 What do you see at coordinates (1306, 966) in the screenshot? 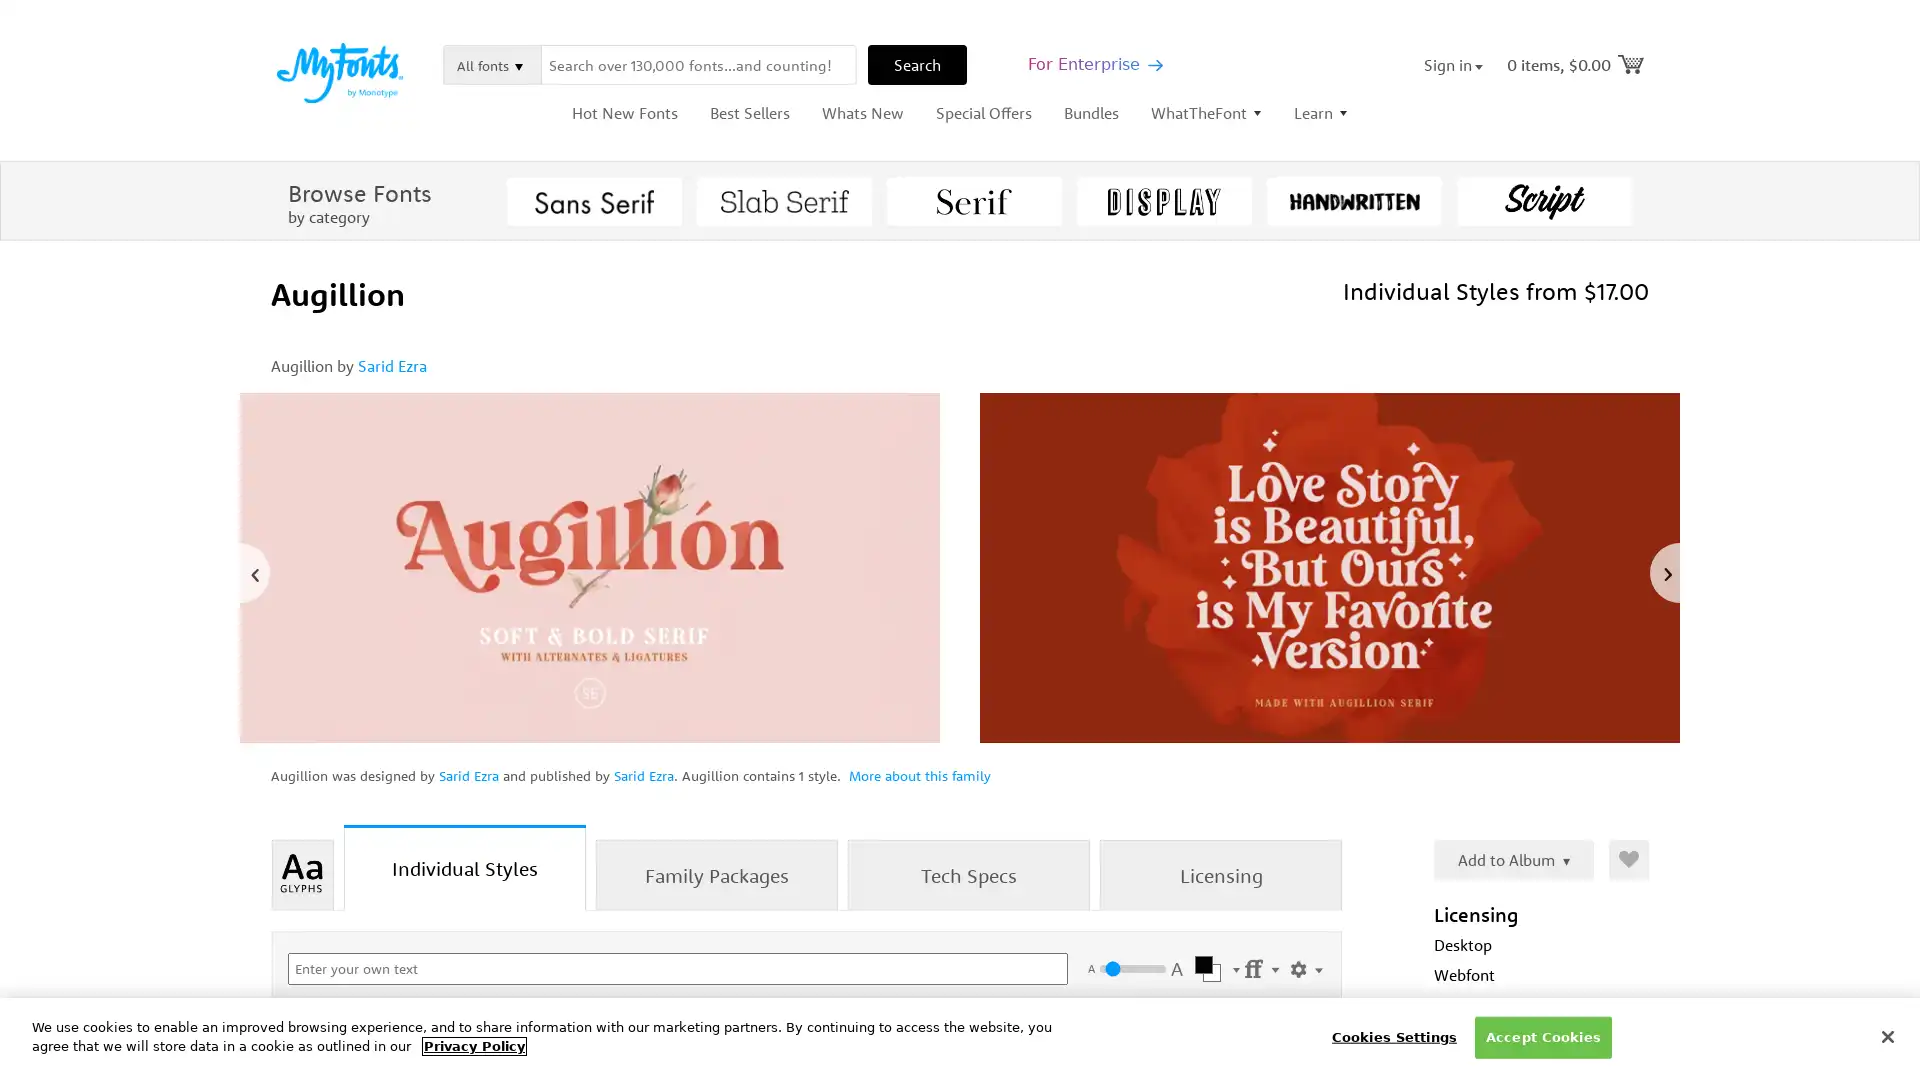
I see `Show Settings` at bounding box center [1306, 966].